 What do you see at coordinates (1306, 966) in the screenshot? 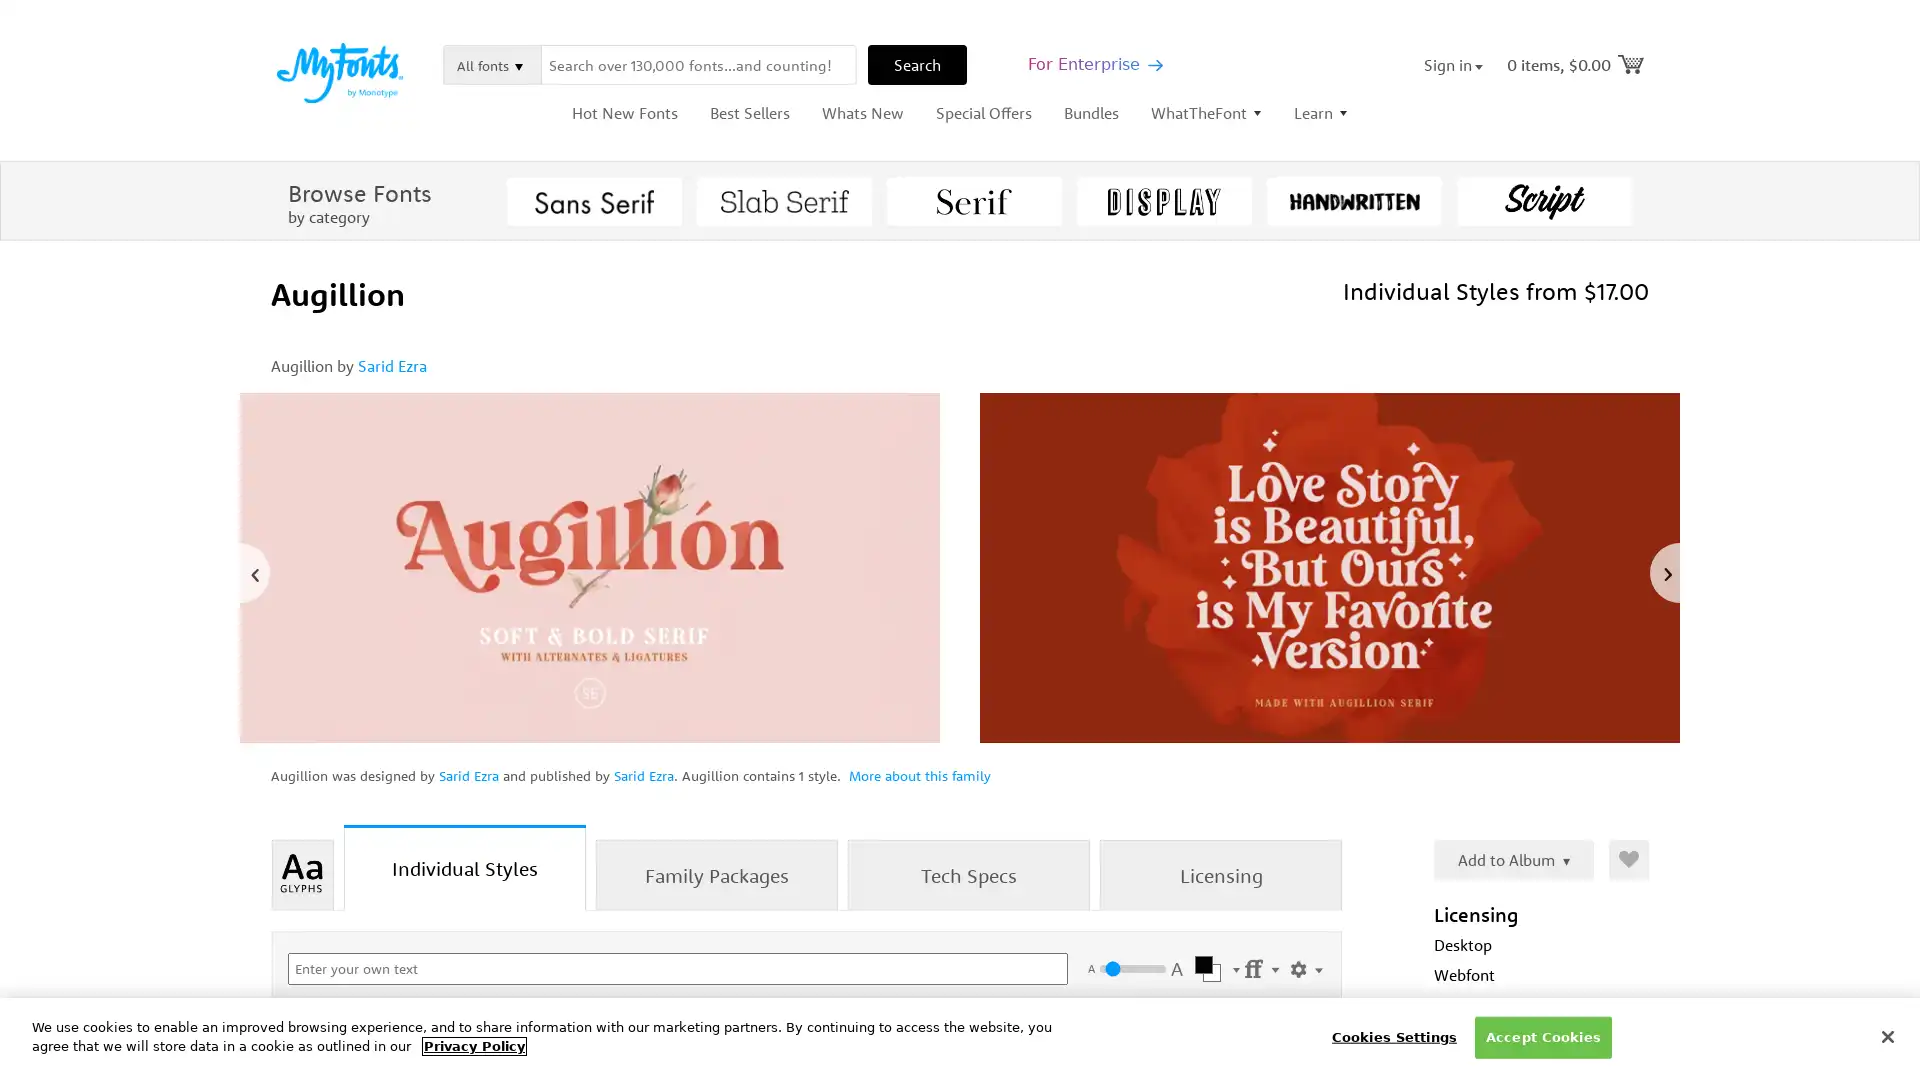
I see `Show Settings` at bounding box center [1306, 966].